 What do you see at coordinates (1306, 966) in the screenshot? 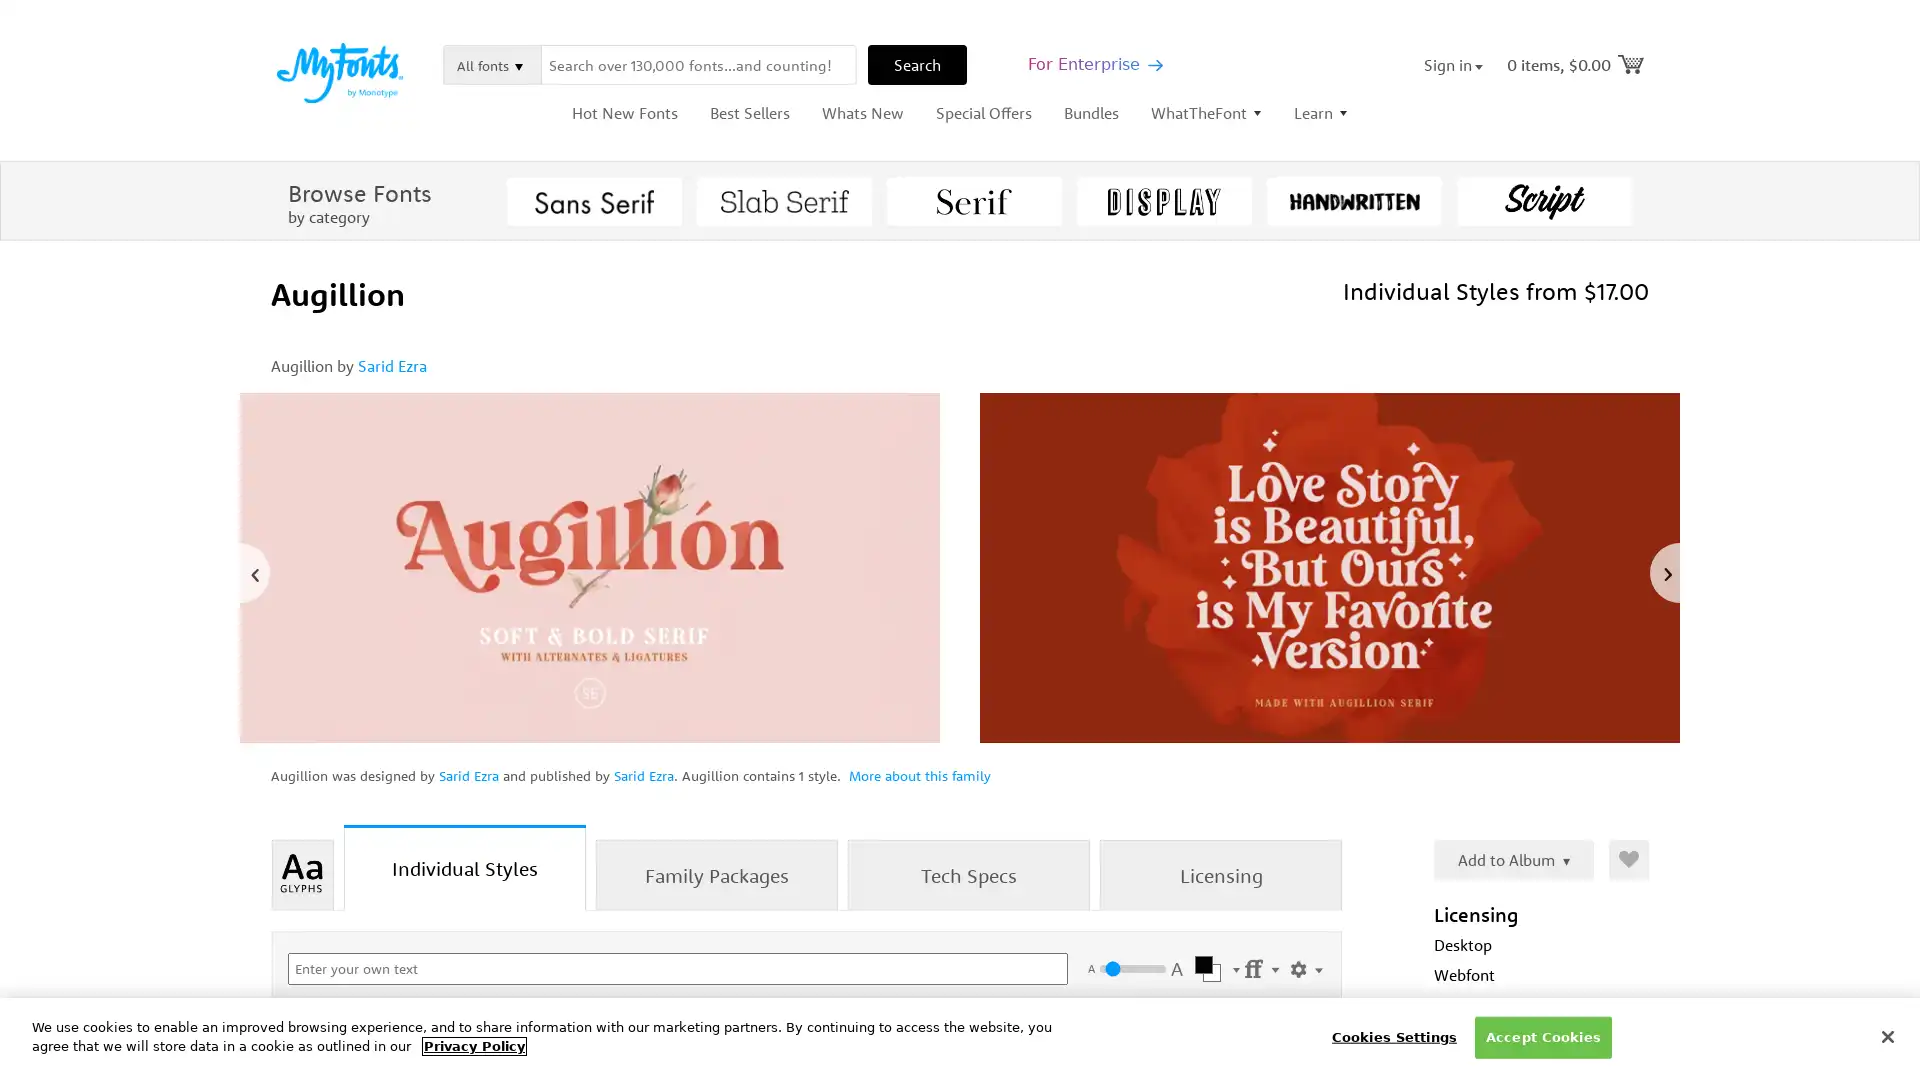
I see `Show Settings` at bounding box center [1306, 966].